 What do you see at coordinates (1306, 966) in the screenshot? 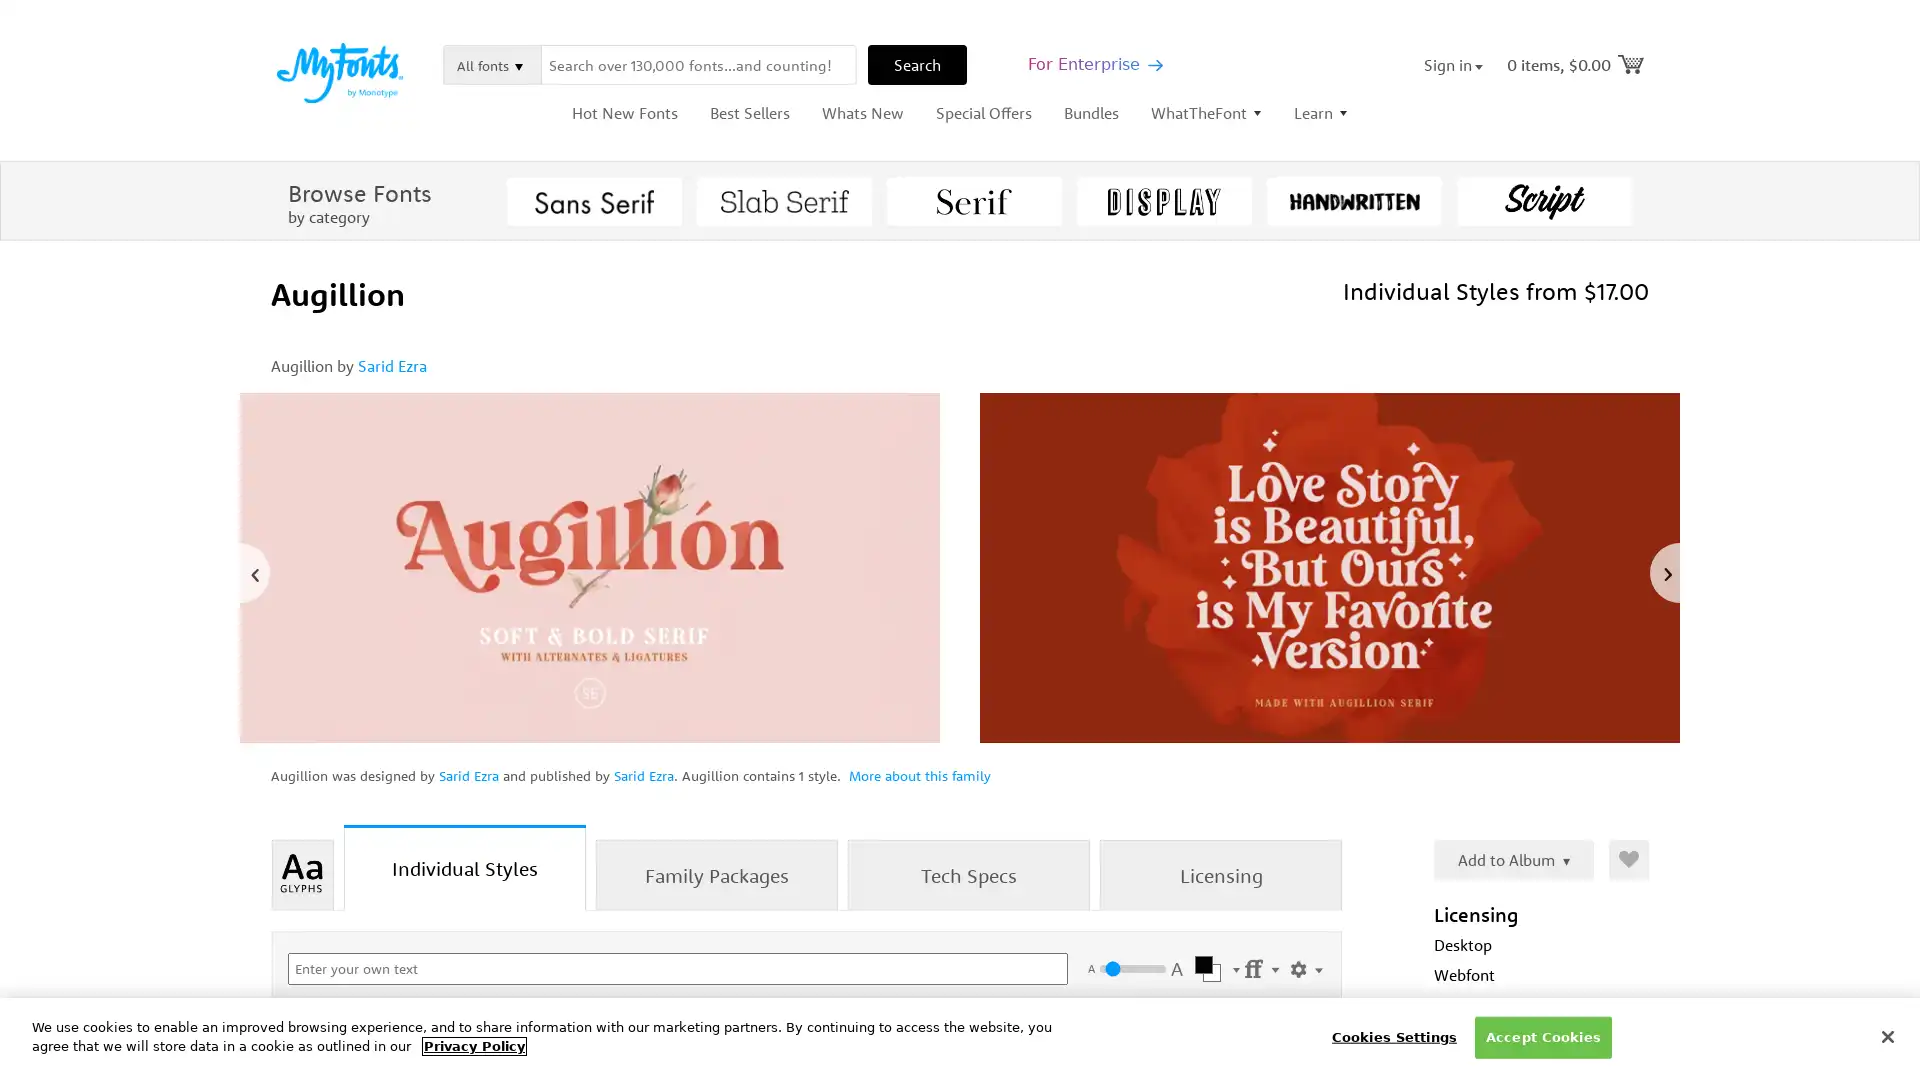
I see `Show Settings` at bounding box center [1306, 966].